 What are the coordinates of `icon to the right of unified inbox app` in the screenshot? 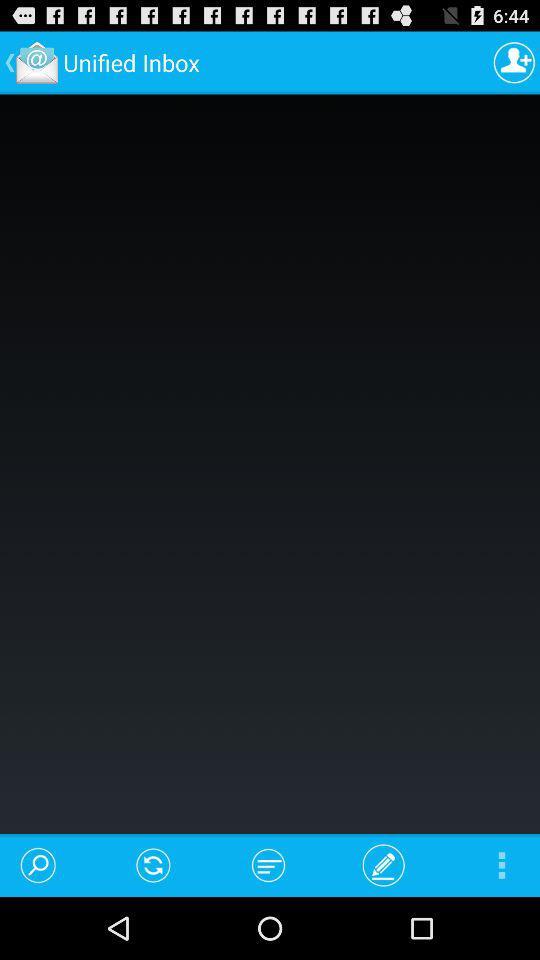 It's located at (514, 62).